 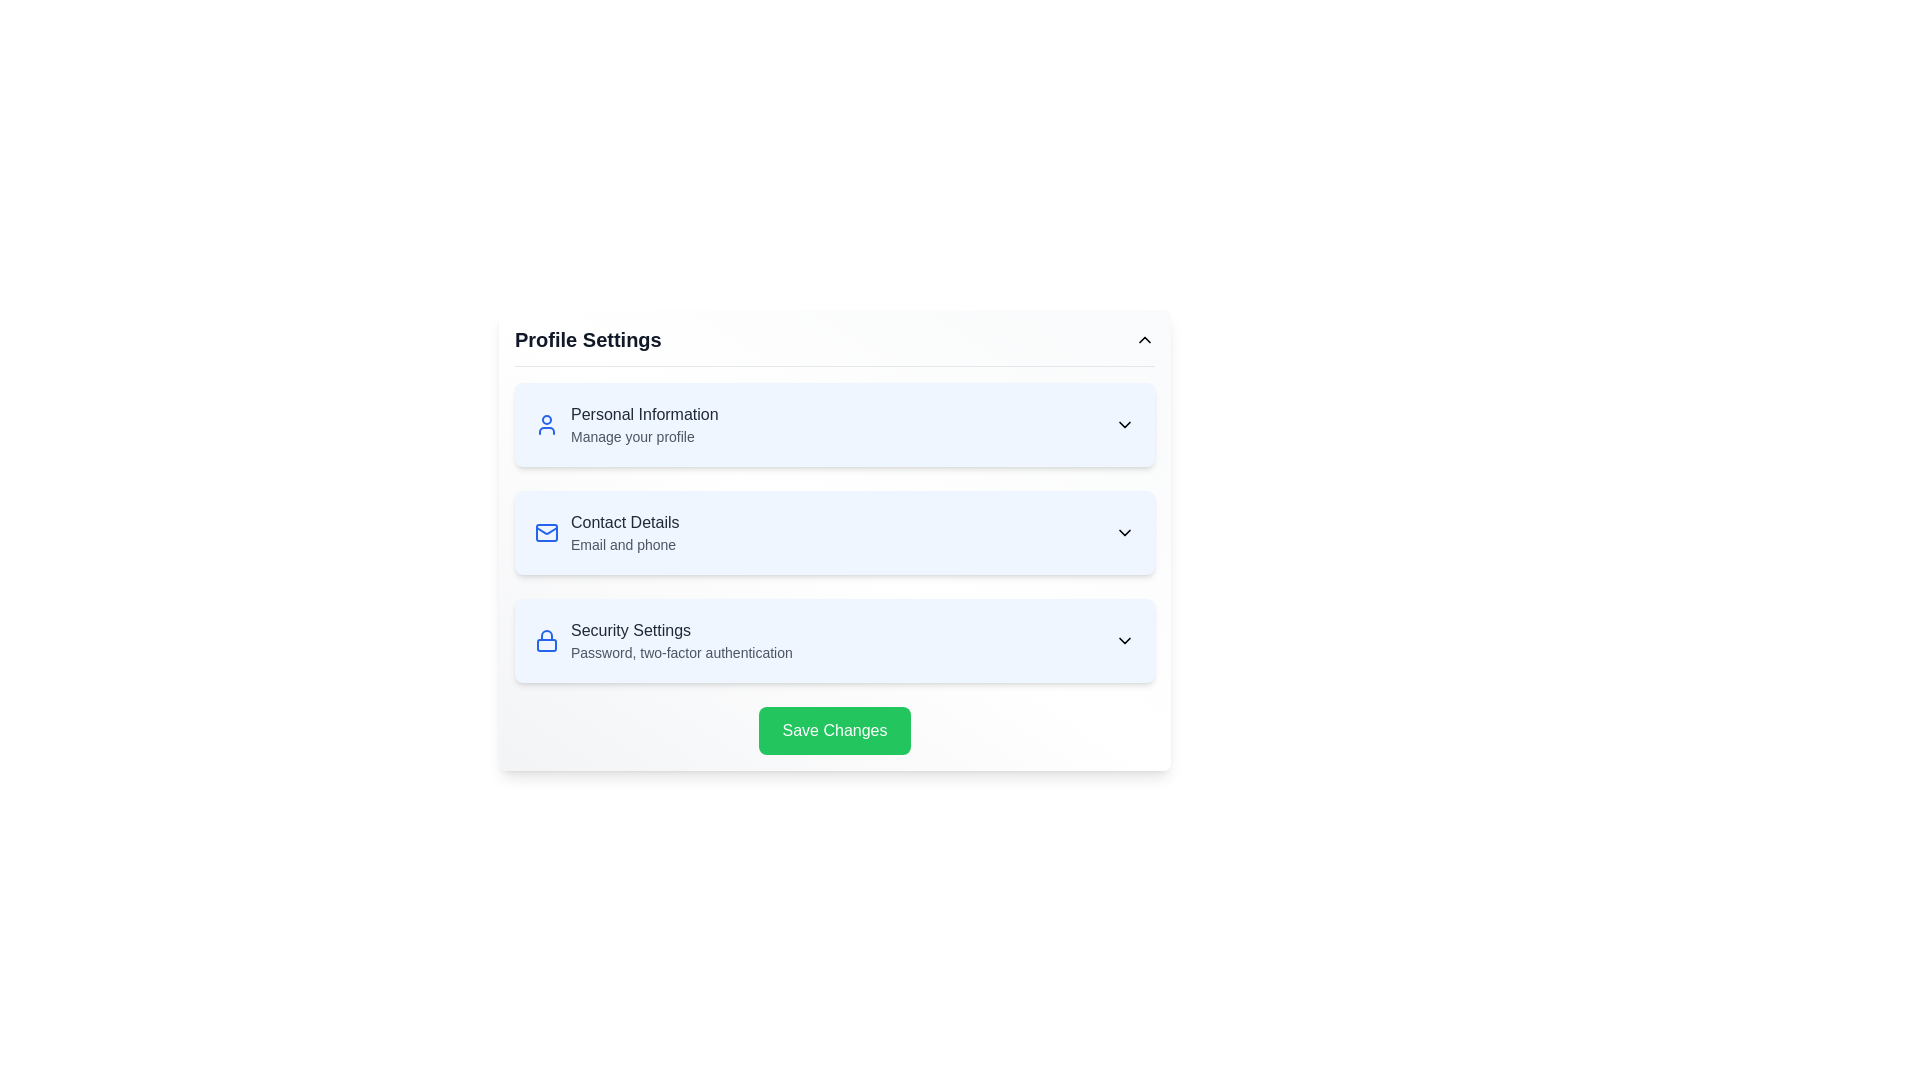 I want to click on the chevron-down icon, so click(x=1124, y=640).